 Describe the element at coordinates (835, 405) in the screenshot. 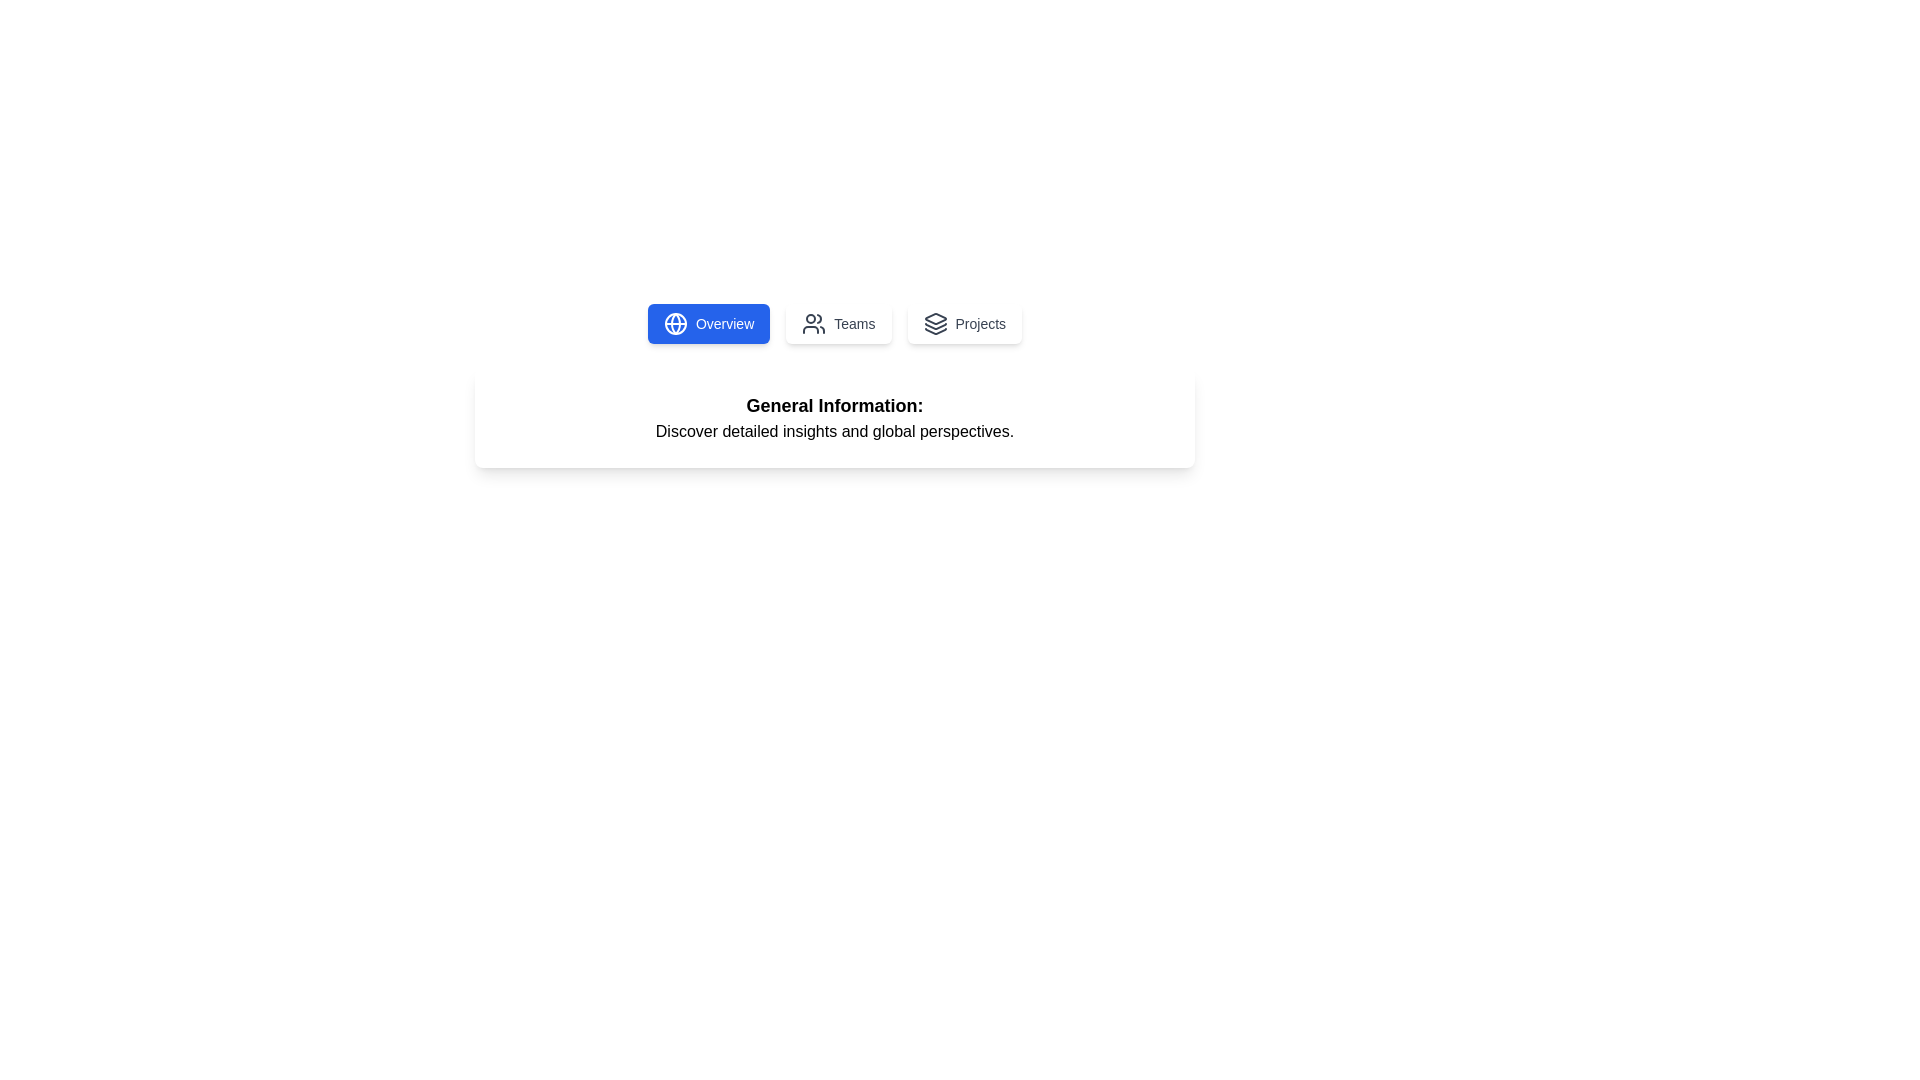

I see `text element that serves as a section heading, located above the text 'Discover detailed insights and global perspectives.'` at that location.